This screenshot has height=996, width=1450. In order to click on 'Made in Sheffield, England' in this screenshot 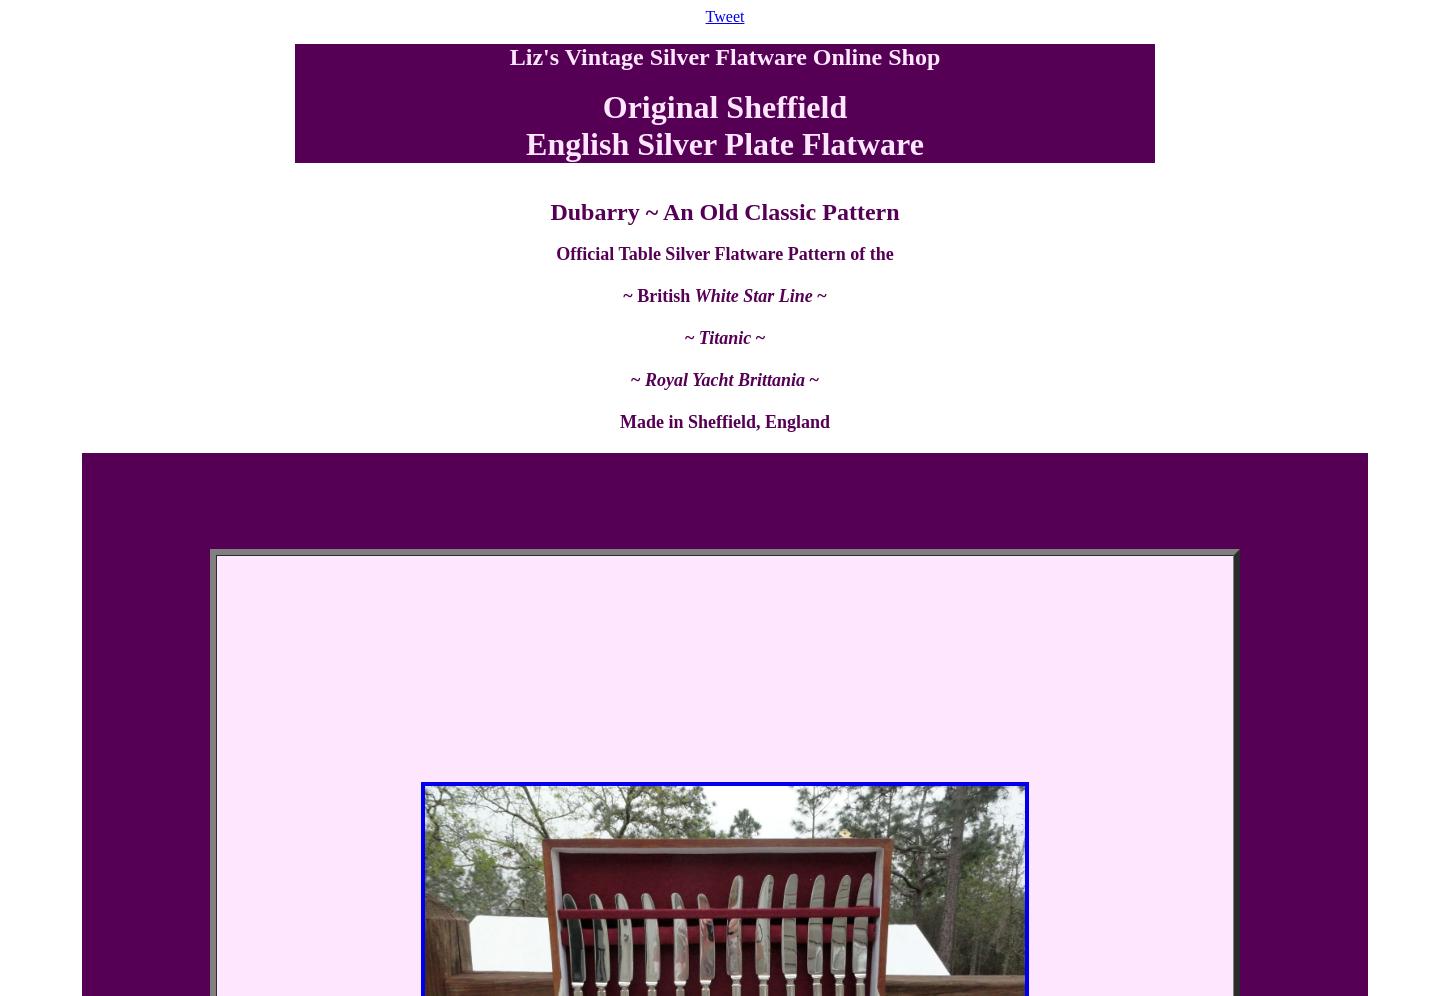, I will do `click(618, 422)`.